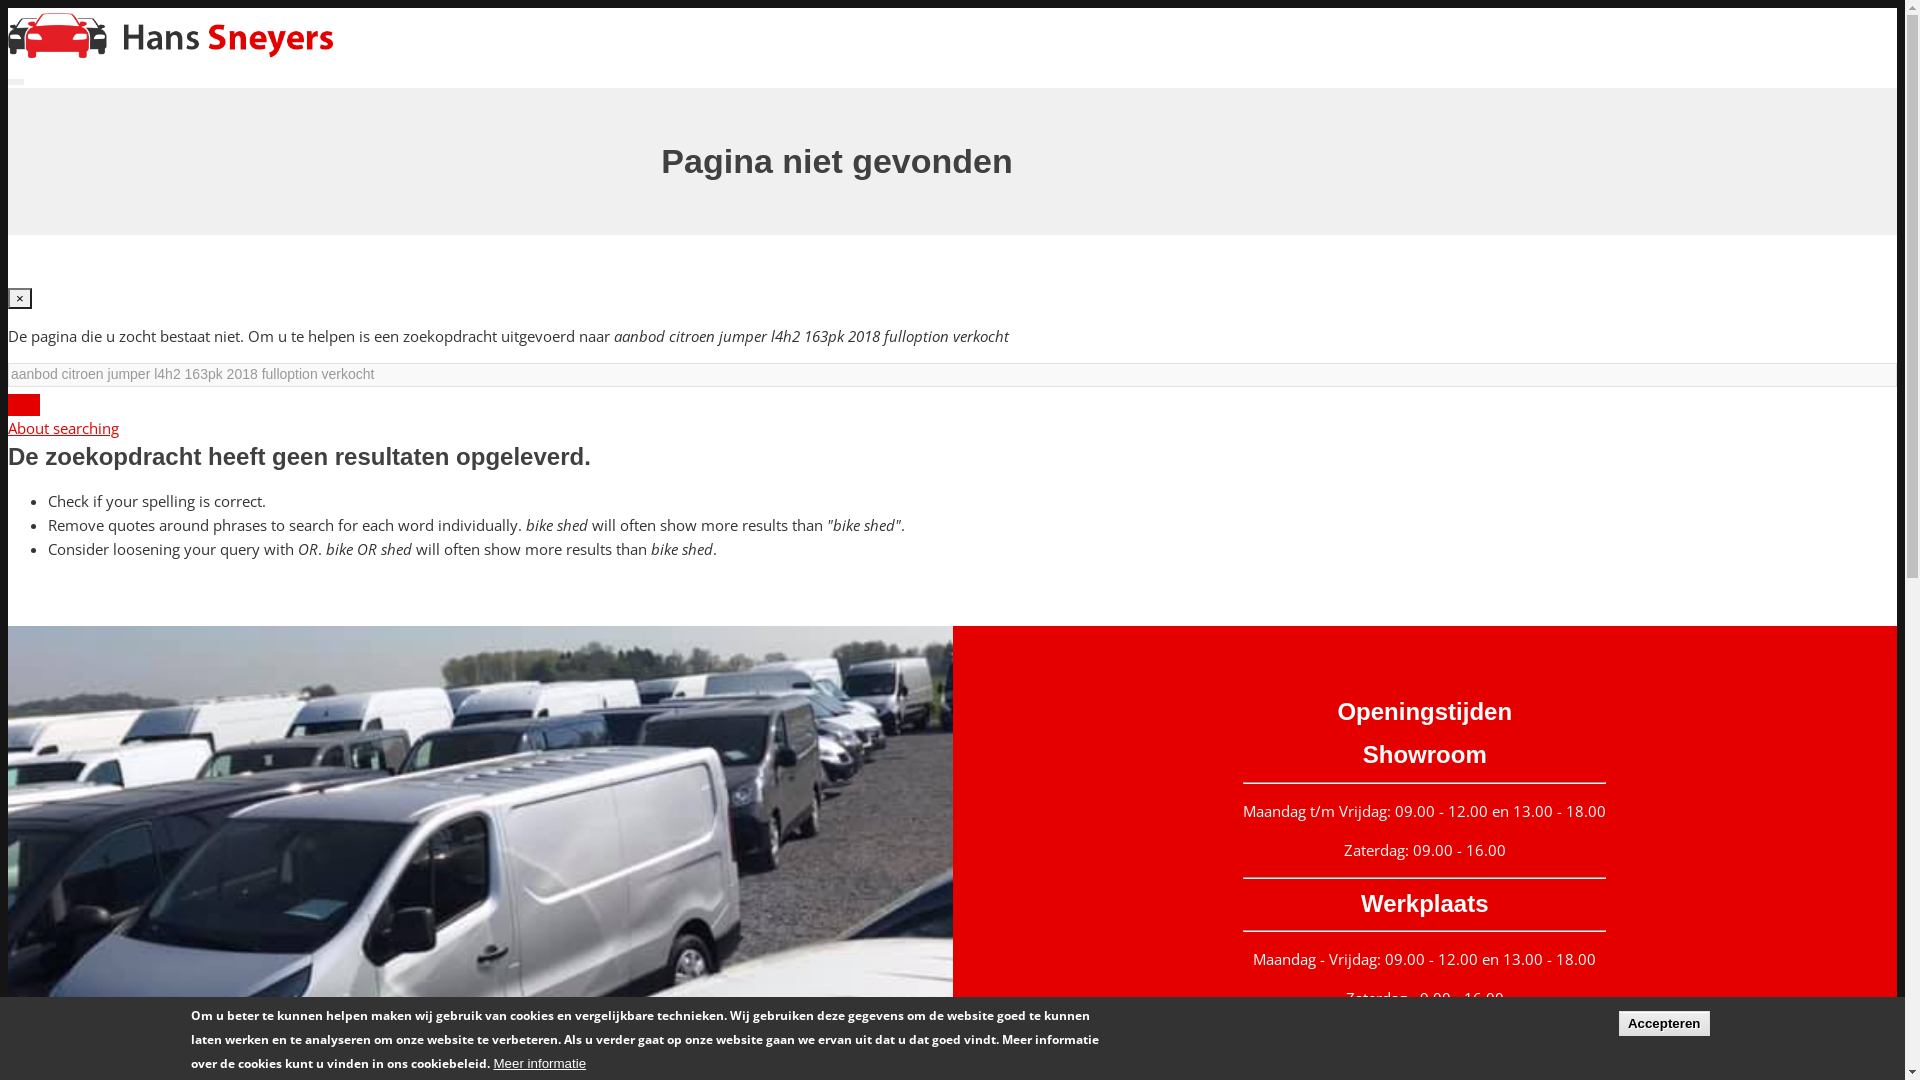 The image size is (1920, 1080). What do you see at coordinates (170, 50) in the screenshot?
I see `'Home'` at bounding box center [170, 50].